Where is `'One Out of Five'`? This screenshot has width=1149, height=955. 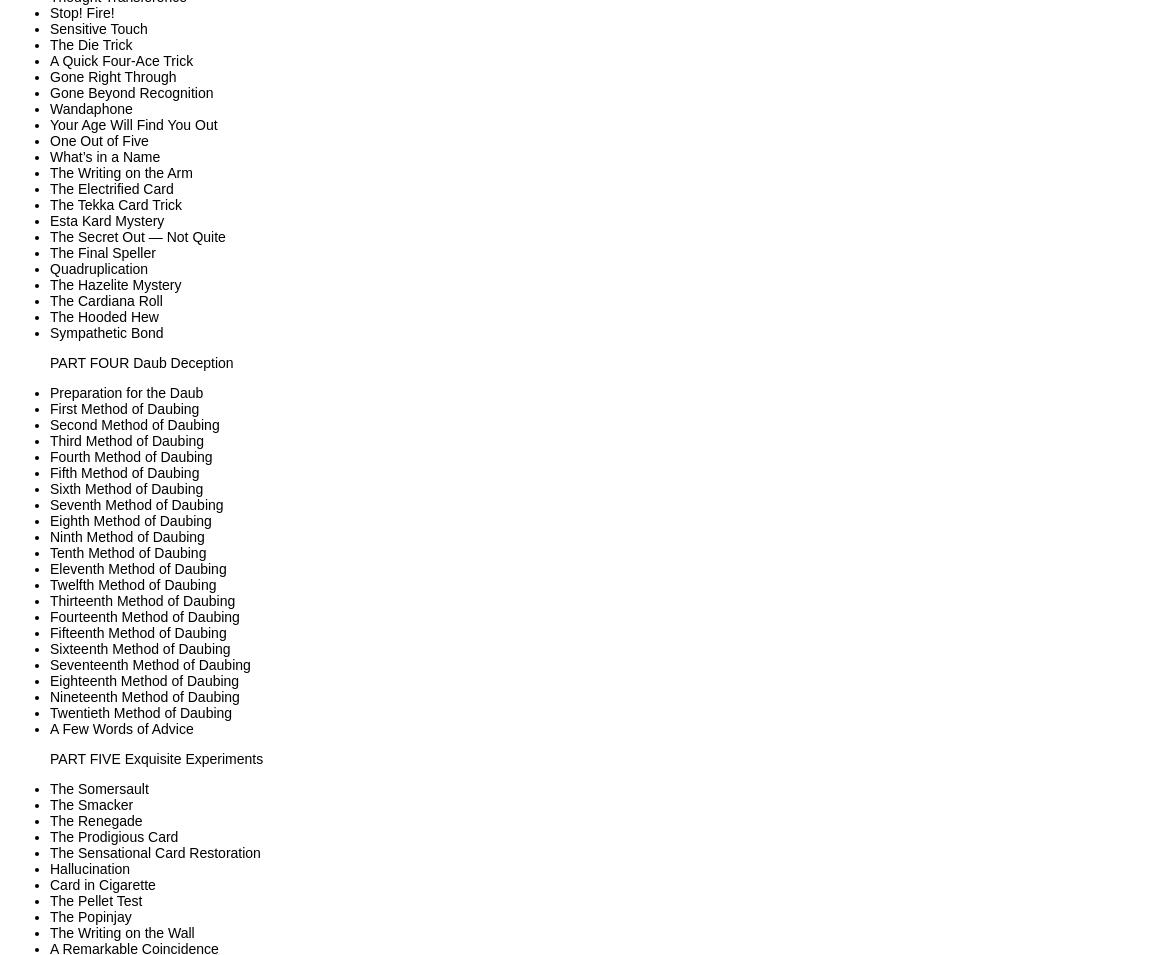
'One Out of Five' is located at coordinates (98, 139).